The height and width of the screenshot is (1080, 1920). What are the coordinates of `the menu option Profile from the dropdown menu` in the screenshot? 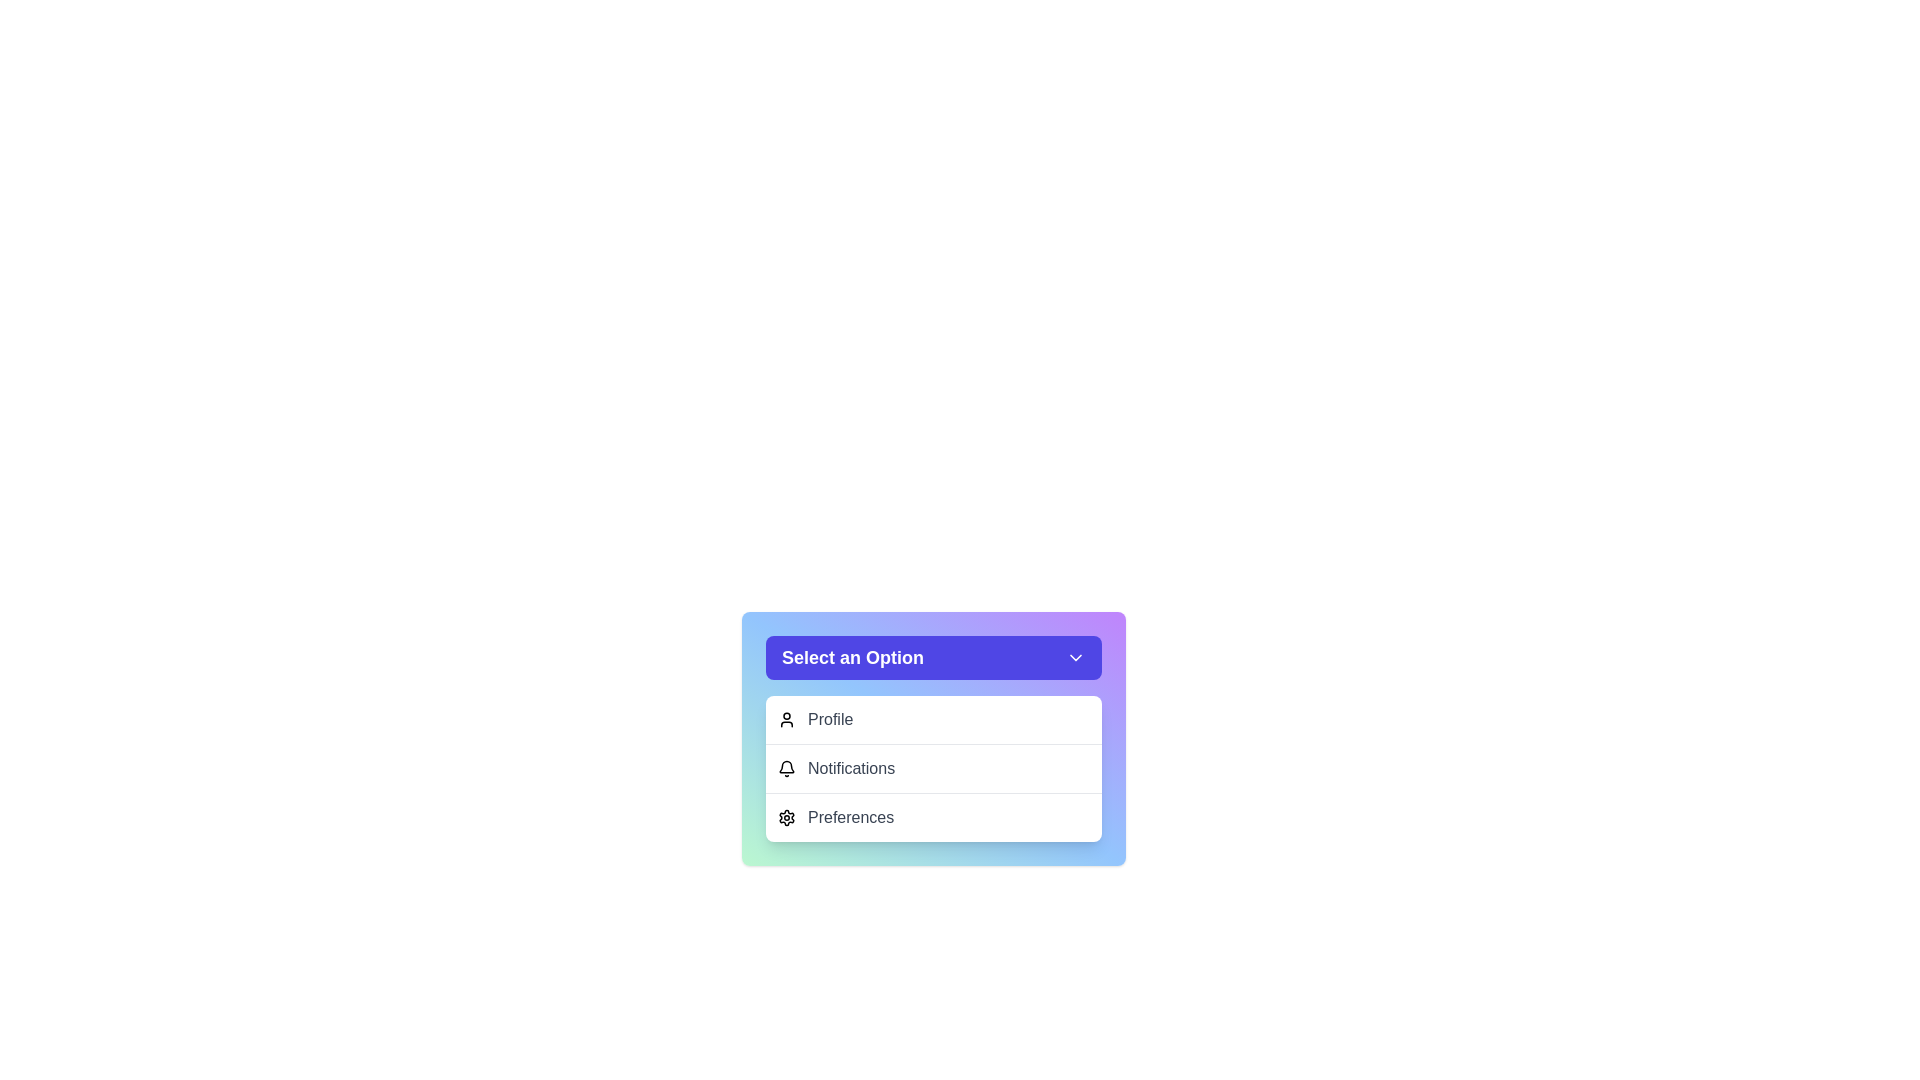 It's located at (933, 720).